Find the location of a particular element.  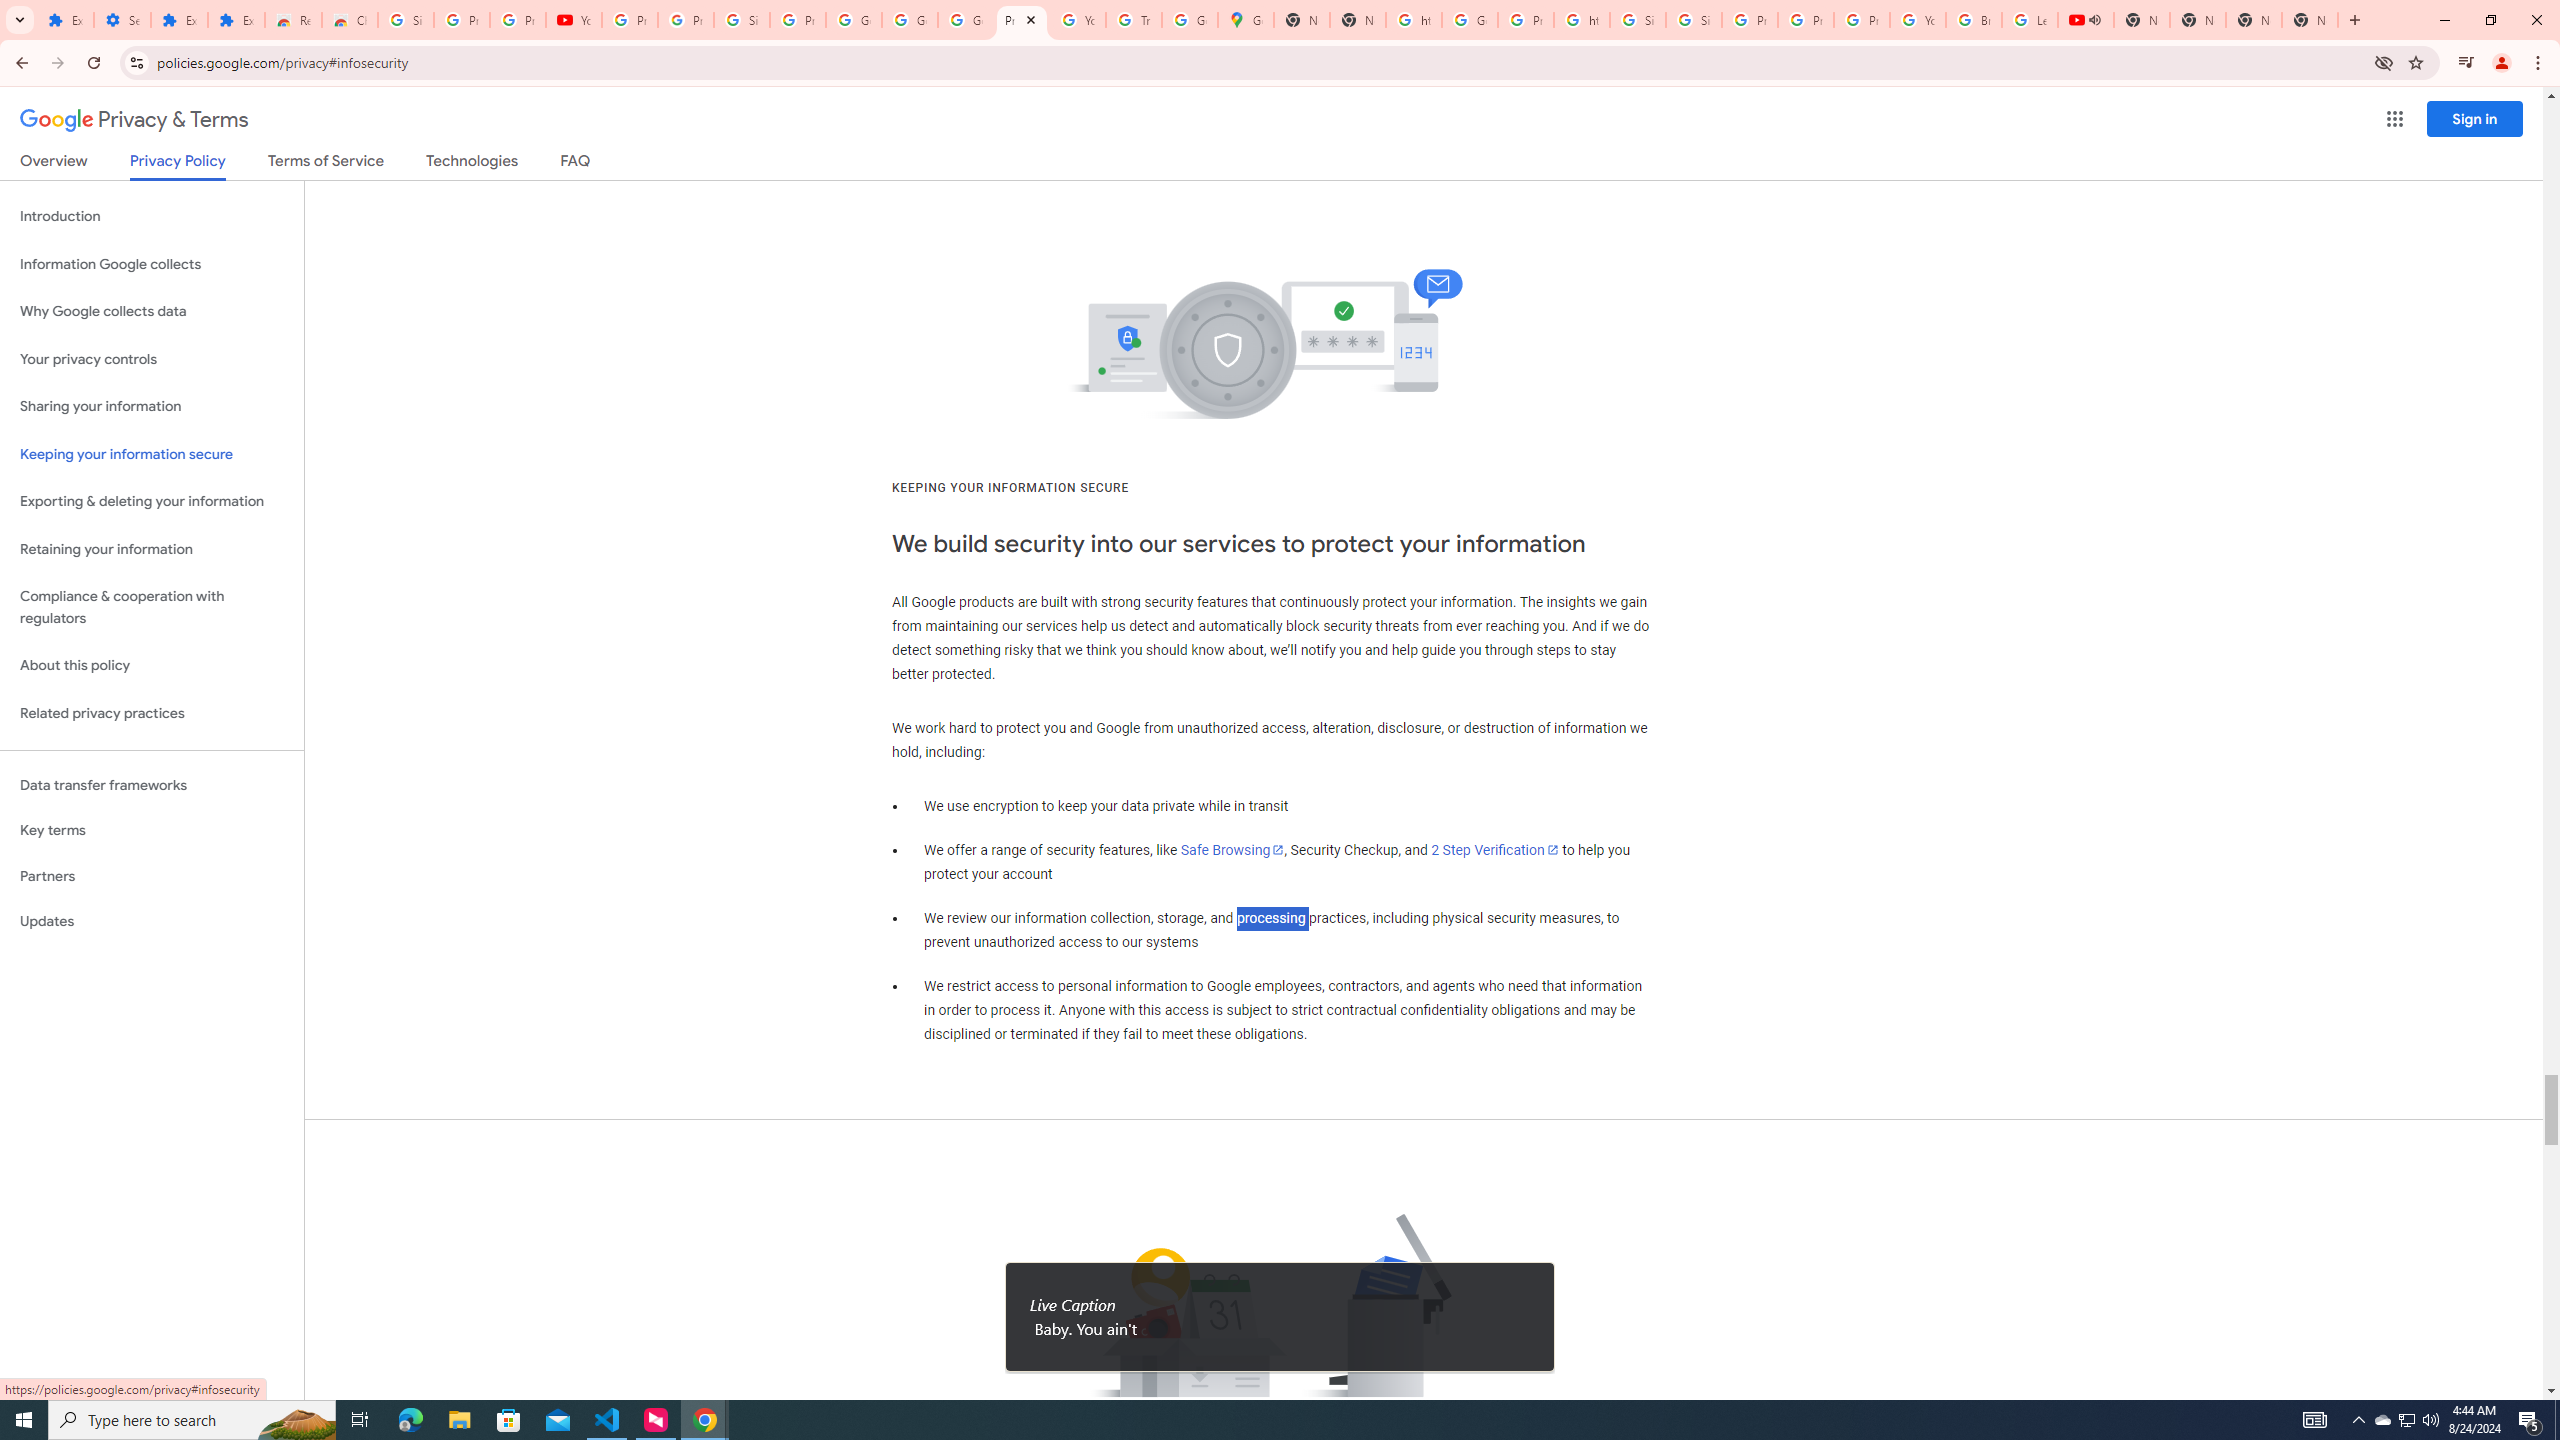

'Your privacy controls' is located at coordinates (151, 360).